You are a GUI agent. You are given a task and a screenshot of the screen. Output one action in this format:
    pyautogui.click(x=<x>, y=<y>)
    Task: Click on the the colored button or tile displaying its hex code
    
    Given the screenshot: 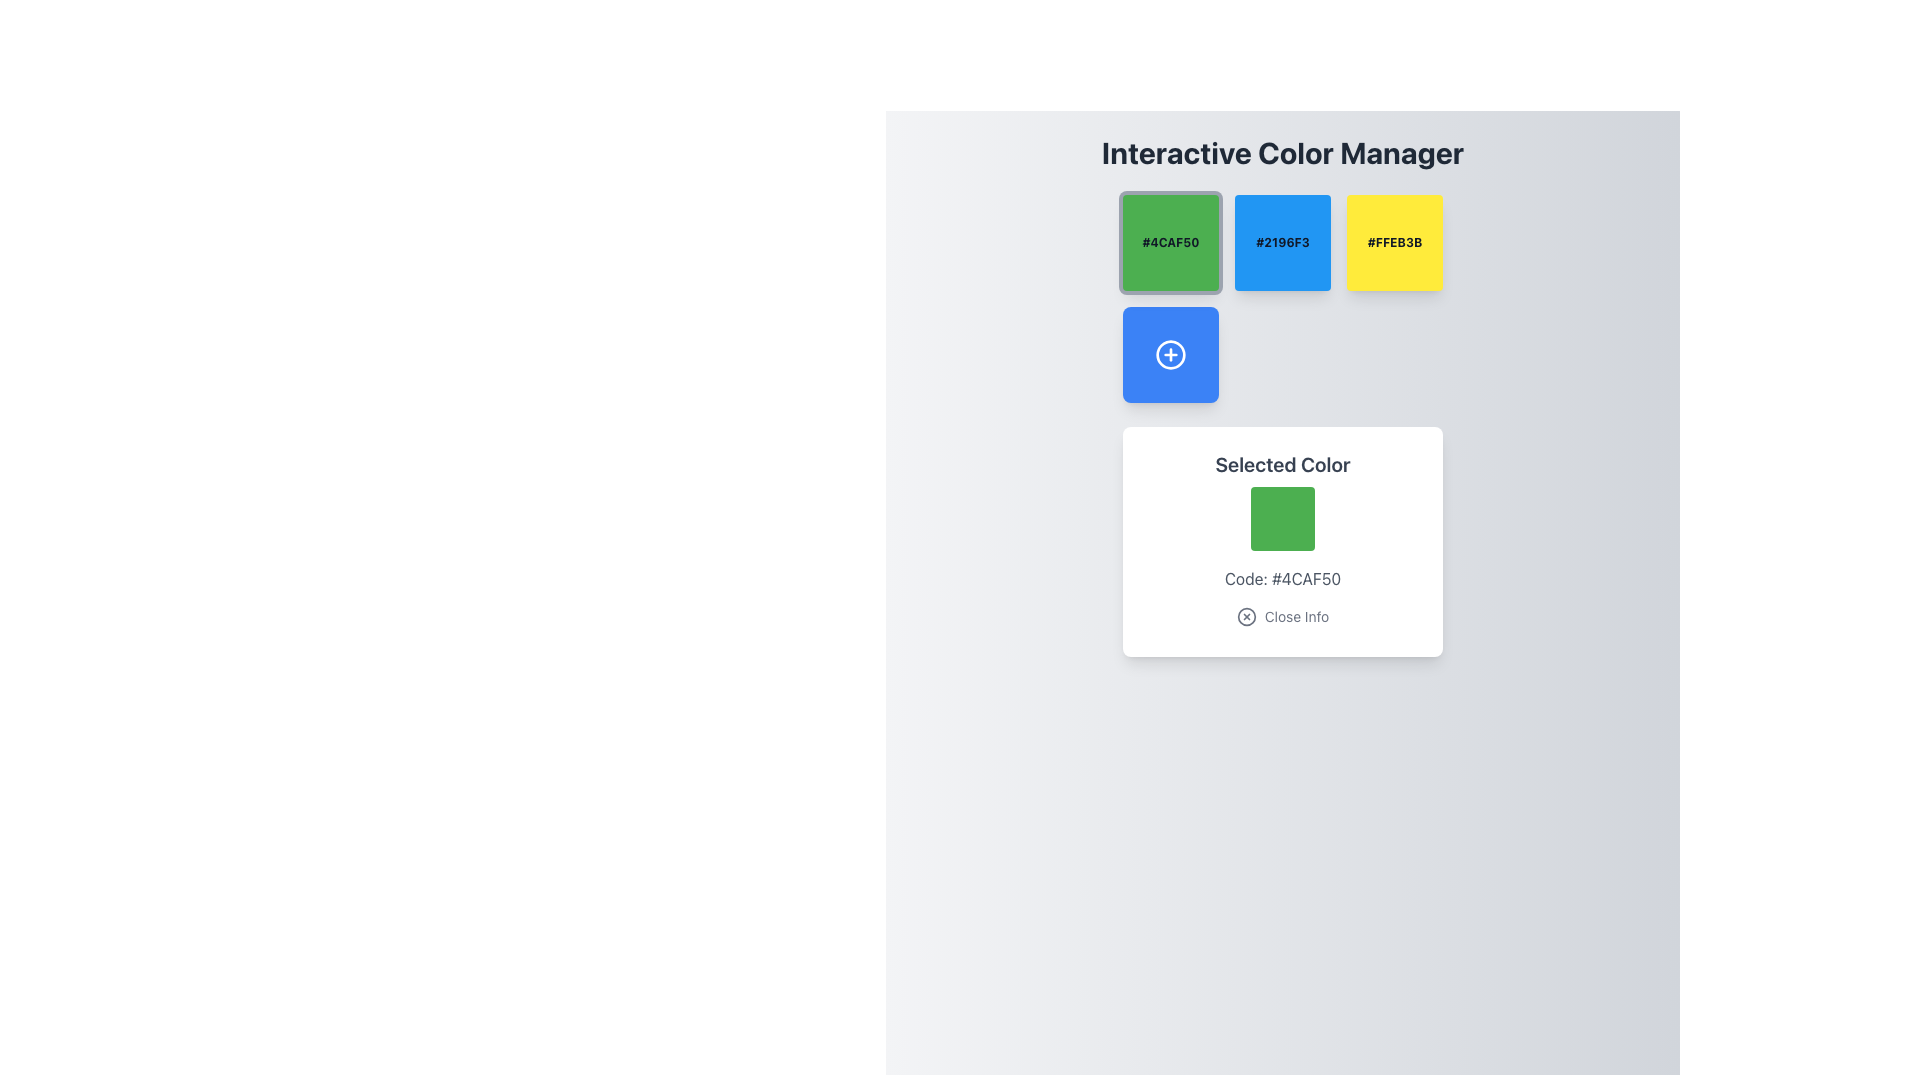 What is the action you would take?
    pyautogui.click(x=1171, y=242)
    